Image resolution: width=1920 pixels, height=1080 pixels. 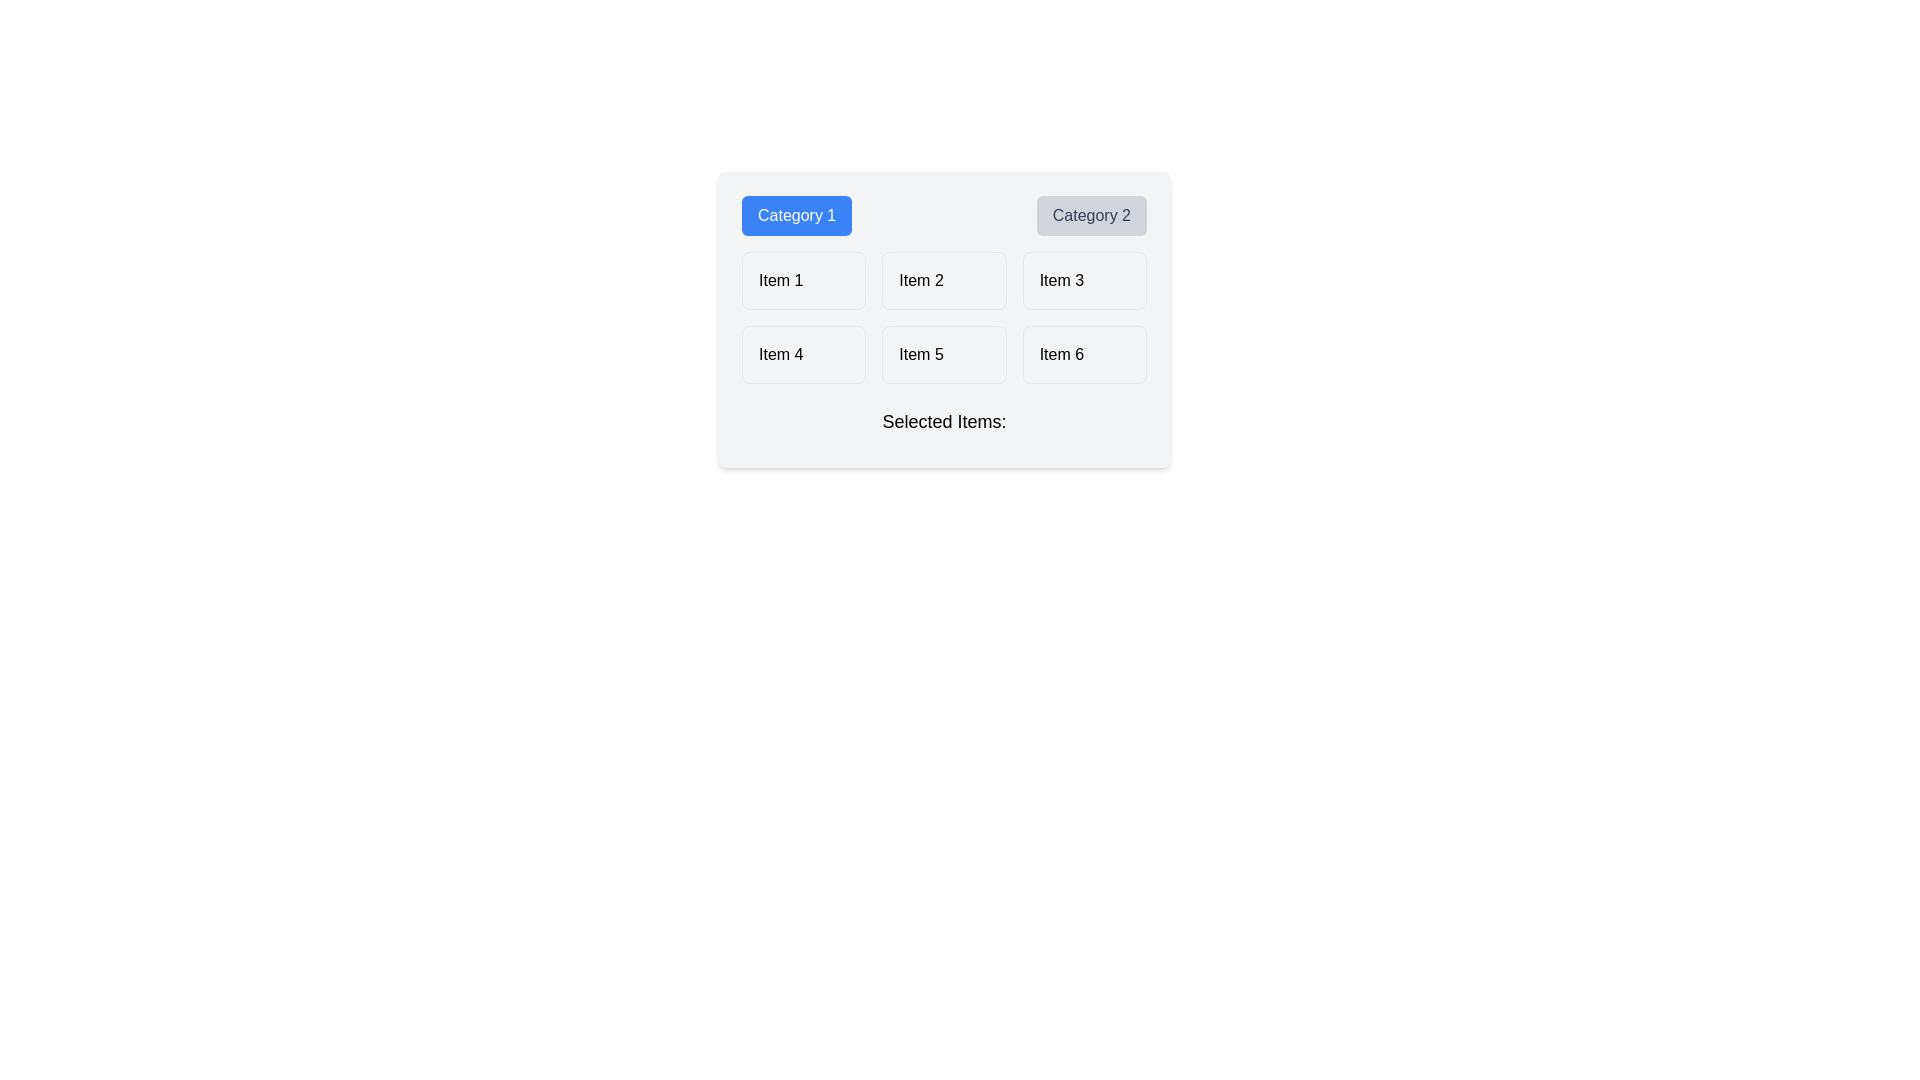 What do you see at coordinates (943, 216) in the screenshot?
I see `the 'Category 2' button, which is styled with a gray background and is part of a group of two horizontally arranged buttons at the top of a light gray panel` at bounding box center [943, 216].